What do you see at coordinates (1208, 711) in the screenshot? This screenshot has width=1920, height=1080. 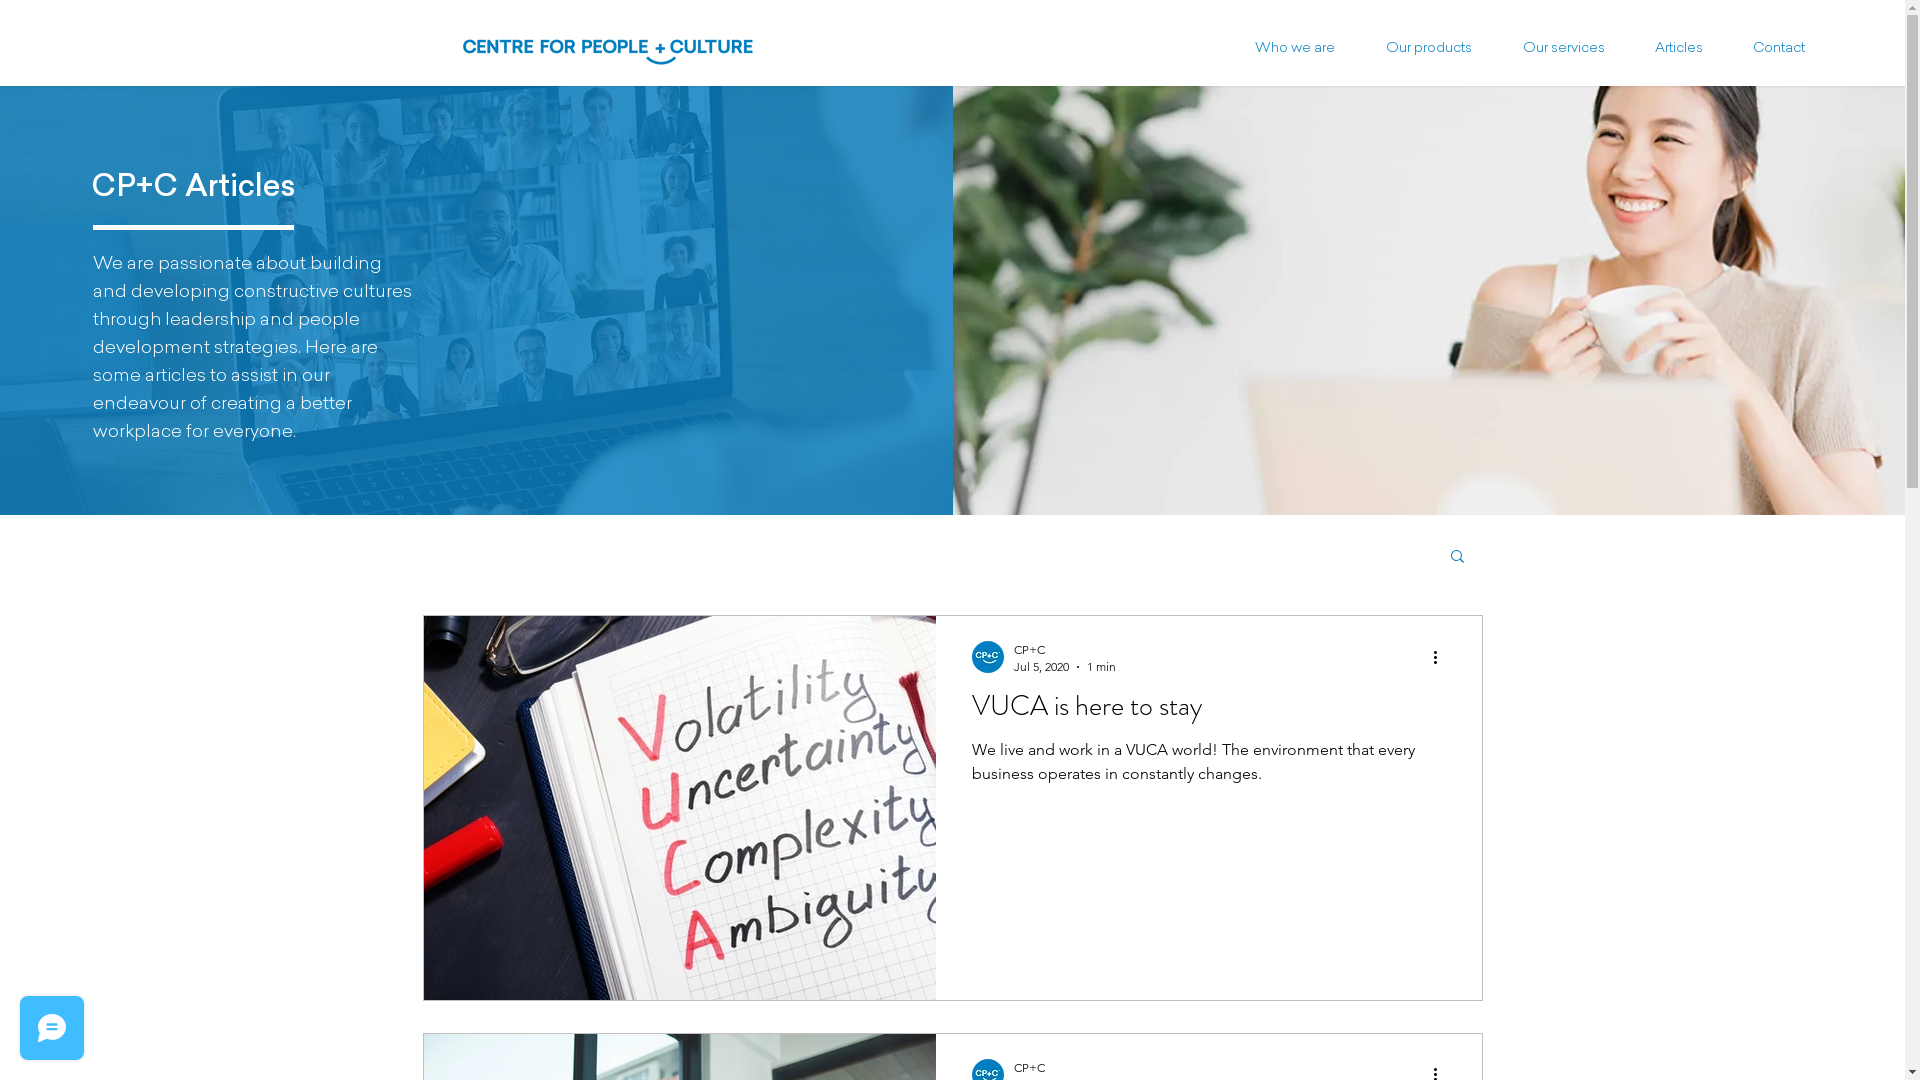 I see `'VUCA is here to stay'` at bounding box center [1208, 711].